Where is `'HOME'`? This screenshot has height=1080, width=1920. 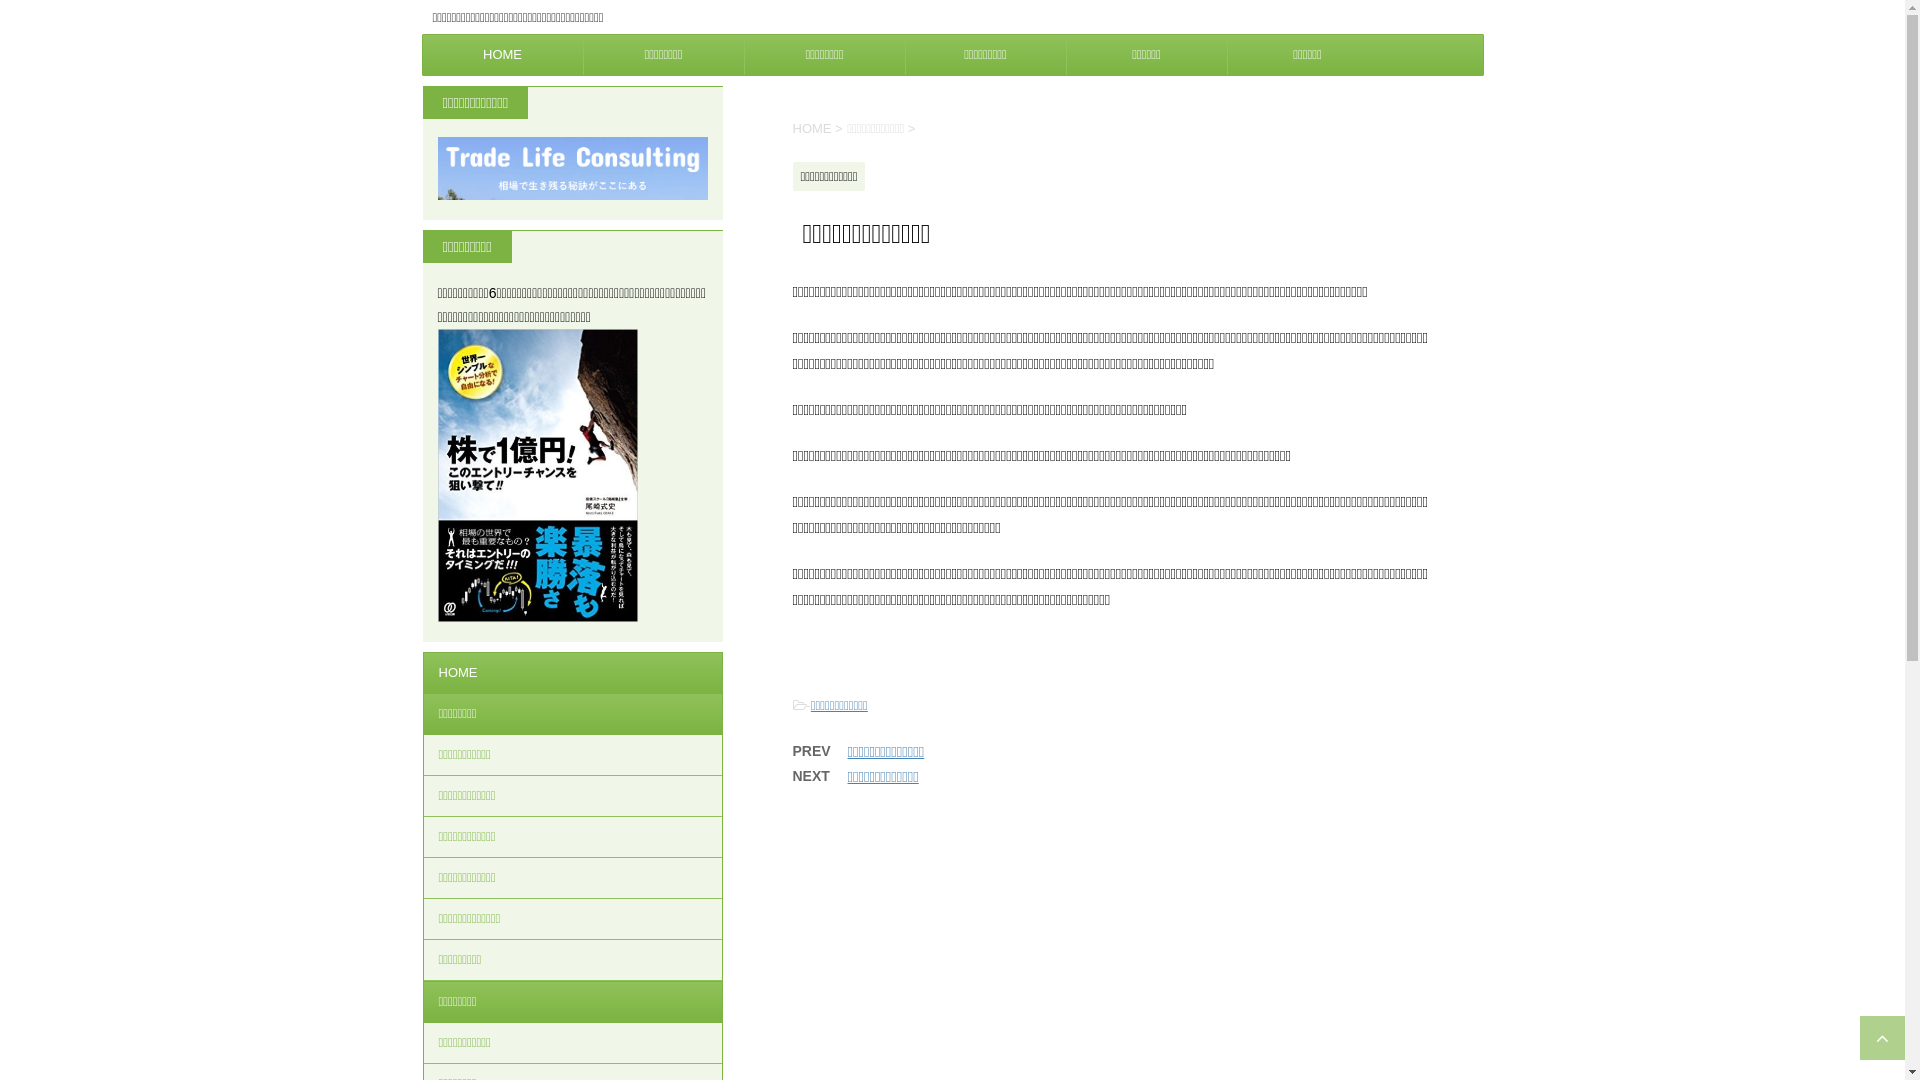
'HOME' is located at coordinates (571, 672).